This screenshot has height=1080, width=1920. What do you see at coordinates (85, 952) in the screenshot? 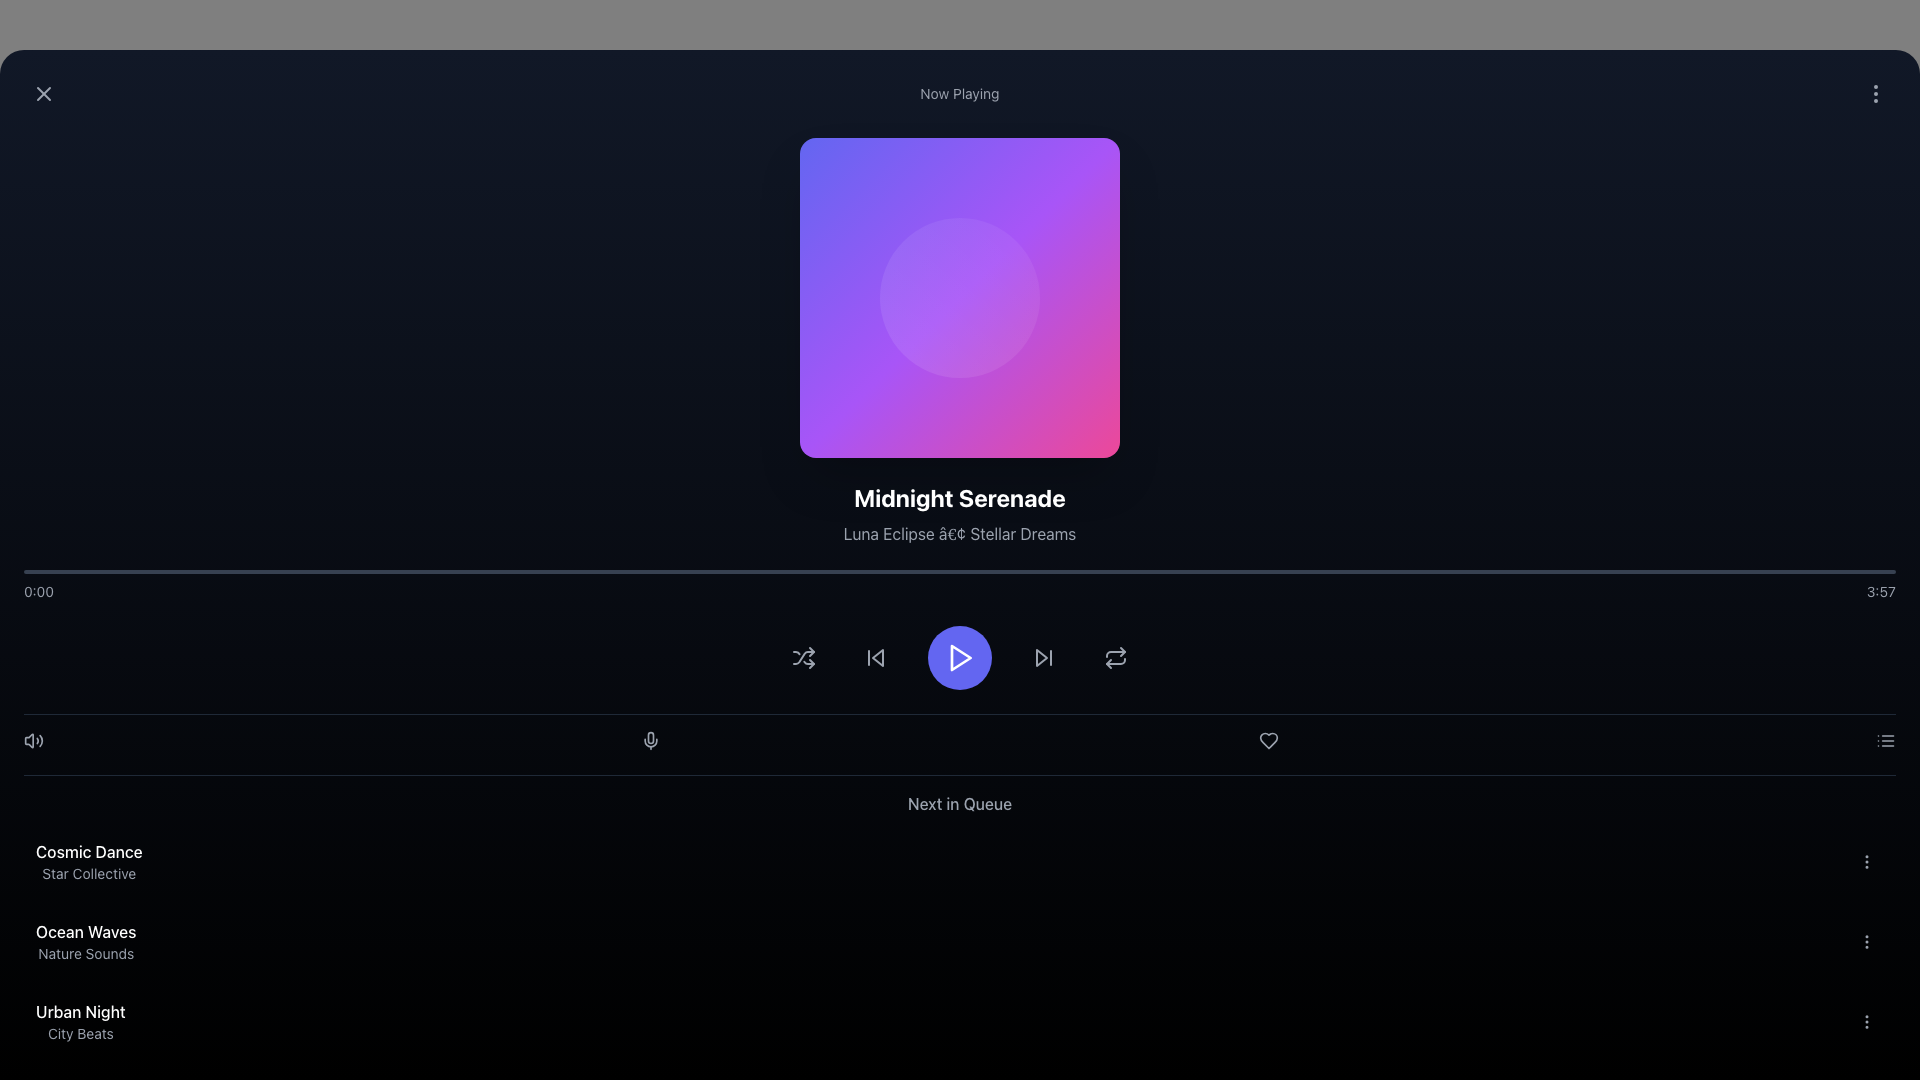
I see `the Text Label that describes the category or genre of the 'Ocean Waves' item, located in the bottom section of the interface, under the 'Ocean Waves' entry in the list` at bounding box center [85, 952].